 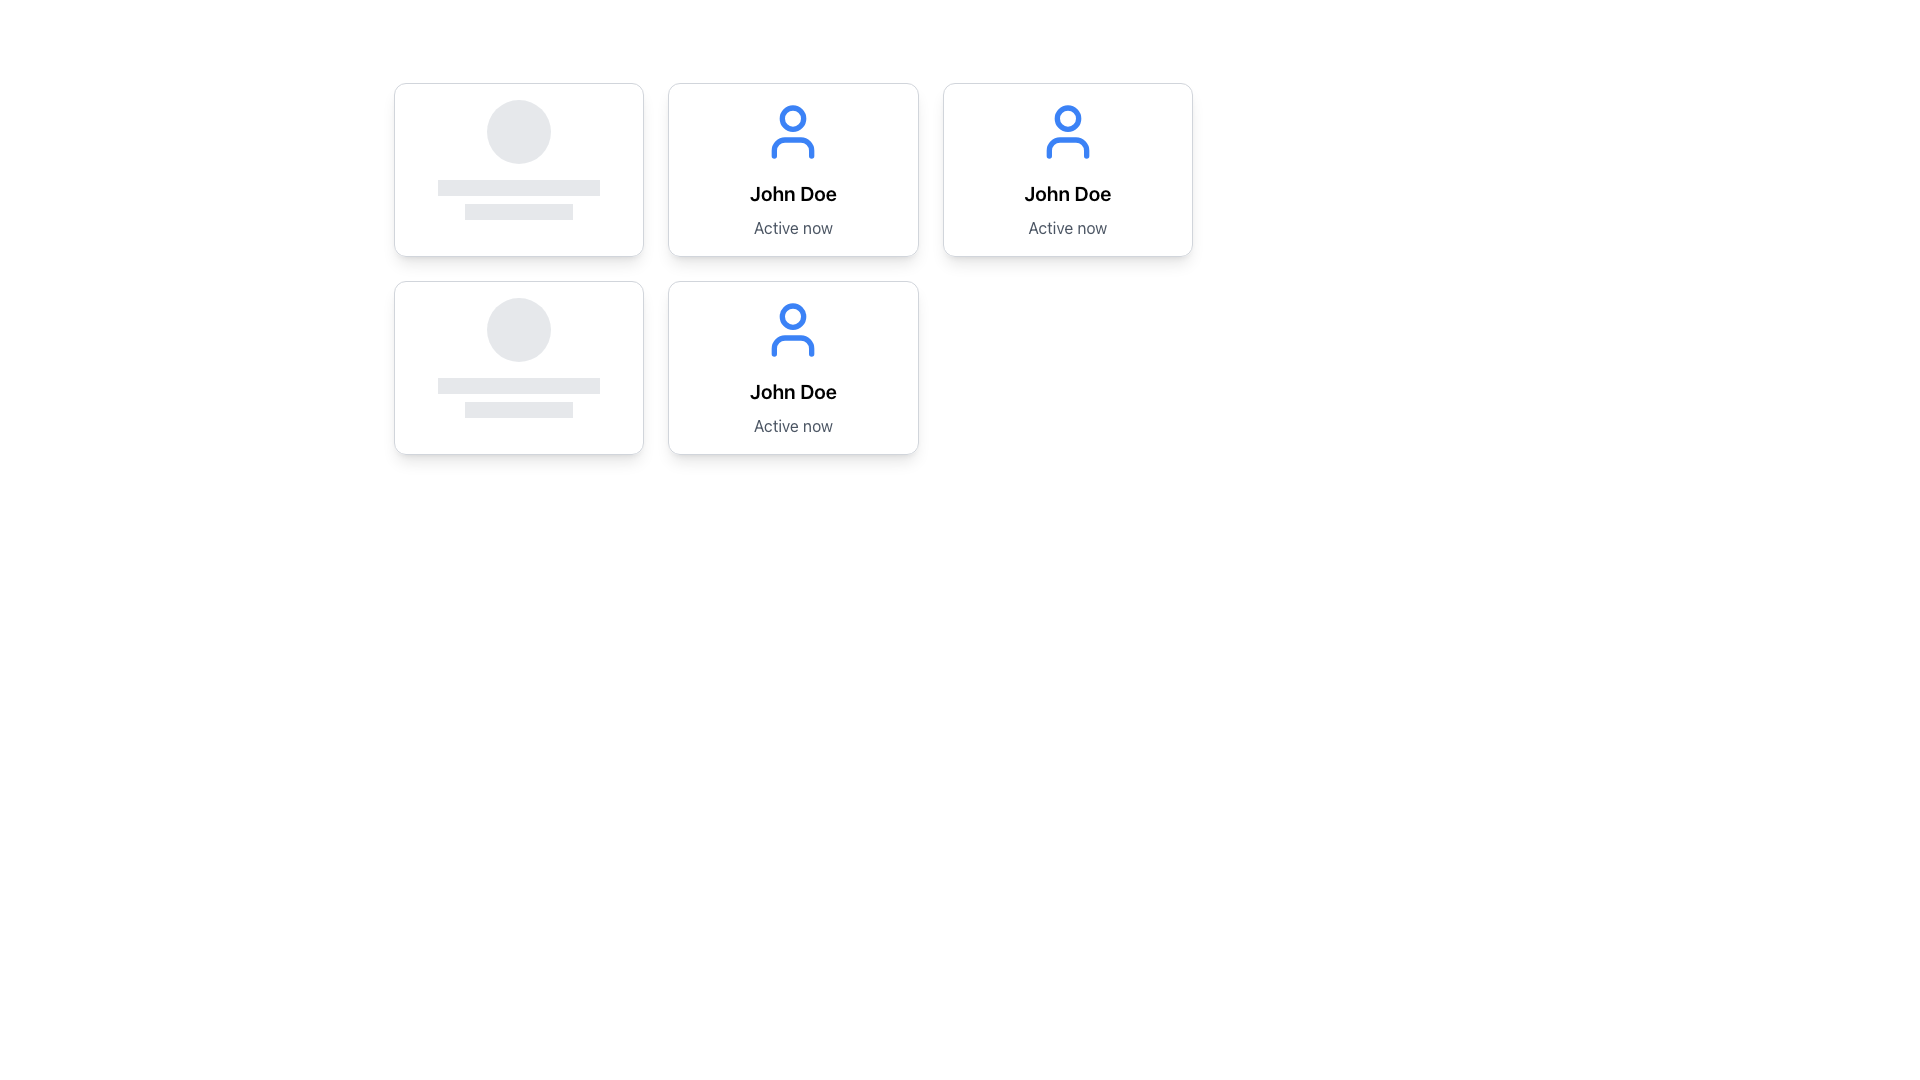 What do you see at coordinates (1066, 168) in the screenshot?
I see `the username displayed in the Profile Card located in the second column, second row of the grid` at bounding box center [1066, 168].